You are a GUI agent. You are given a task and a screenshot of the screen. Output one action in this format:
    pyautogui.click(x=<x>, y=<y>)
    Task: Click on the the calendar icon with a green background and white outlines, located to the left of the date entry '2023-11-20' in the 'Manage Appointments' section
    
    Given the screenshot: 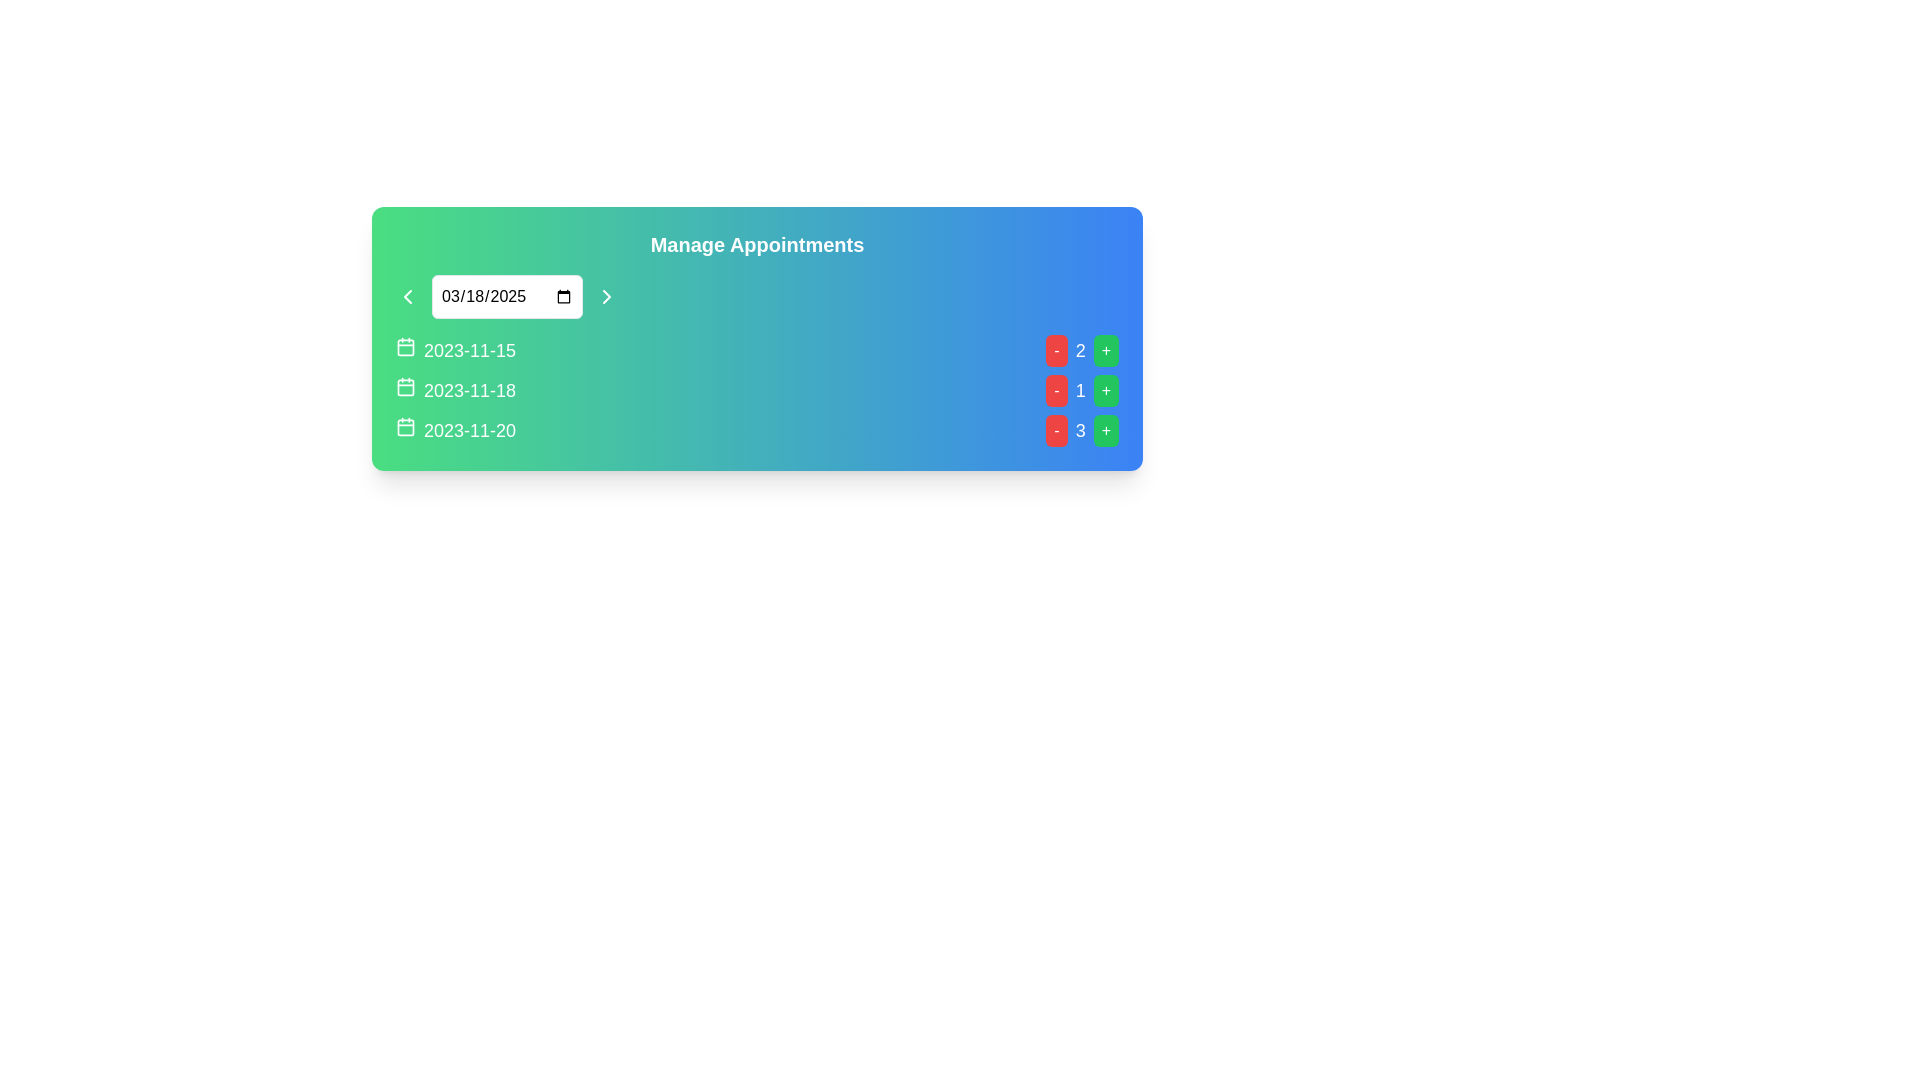 What is the action you would take?
    pyautogui.click(x=405, y=426)
    